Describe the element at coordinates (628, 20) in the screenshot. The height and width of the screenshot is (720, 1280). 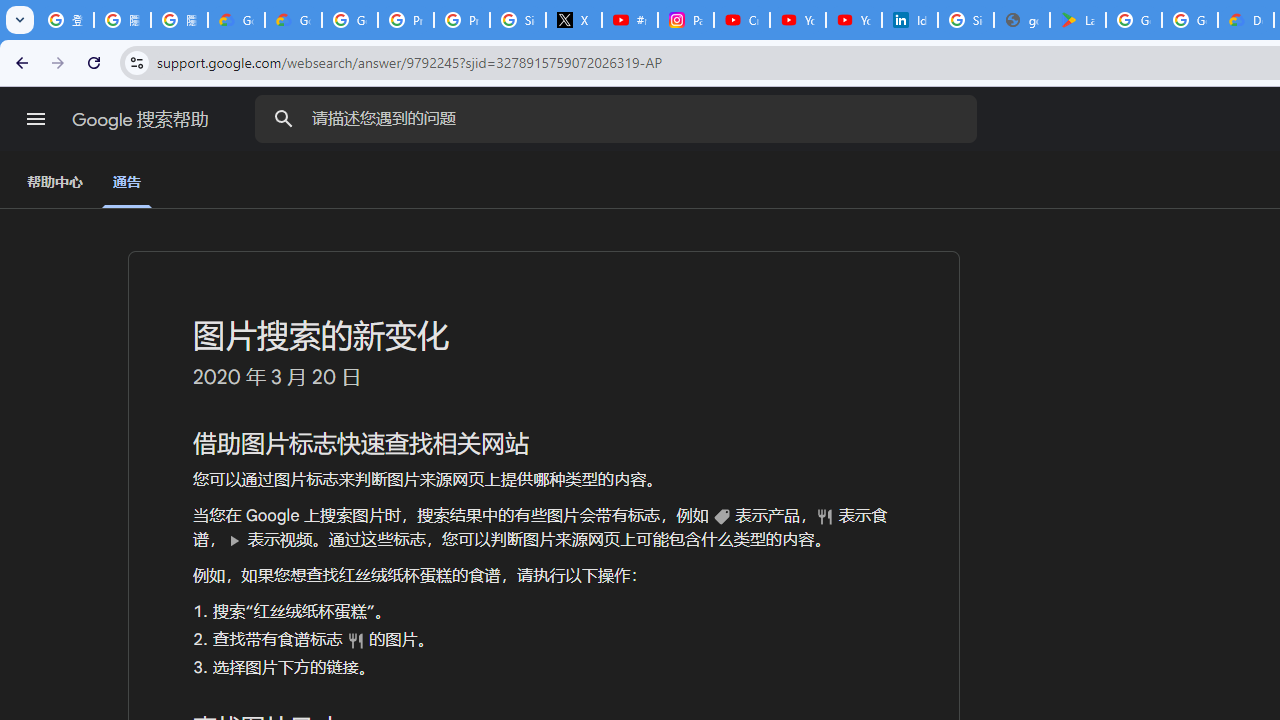
I see `'#nbabasketballhighlights - YouTube'` at that location.